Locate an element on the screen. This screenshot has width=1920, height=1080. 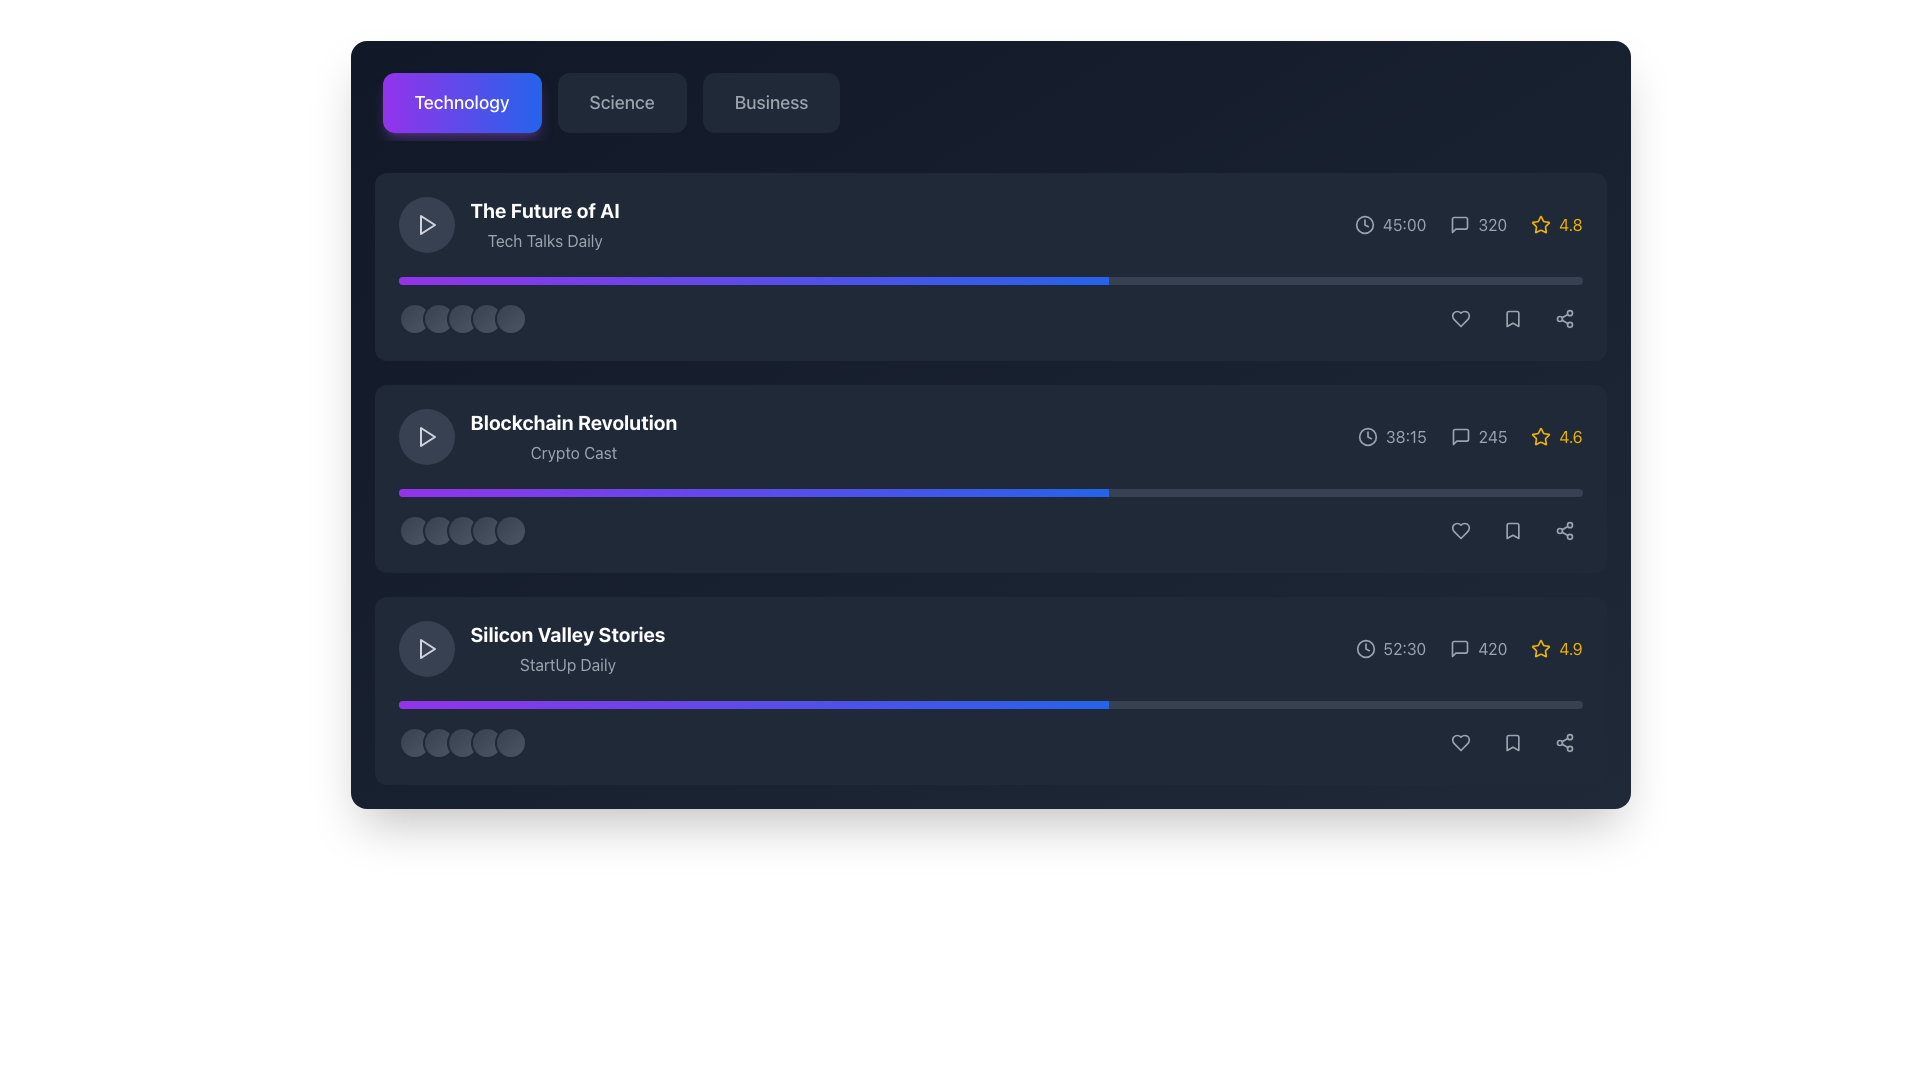
the progress bar indicating 60% fill, located below the title 'The Future of AI' and above the rating circles in the first card of the vertical list is located at coordinates (752, 281).